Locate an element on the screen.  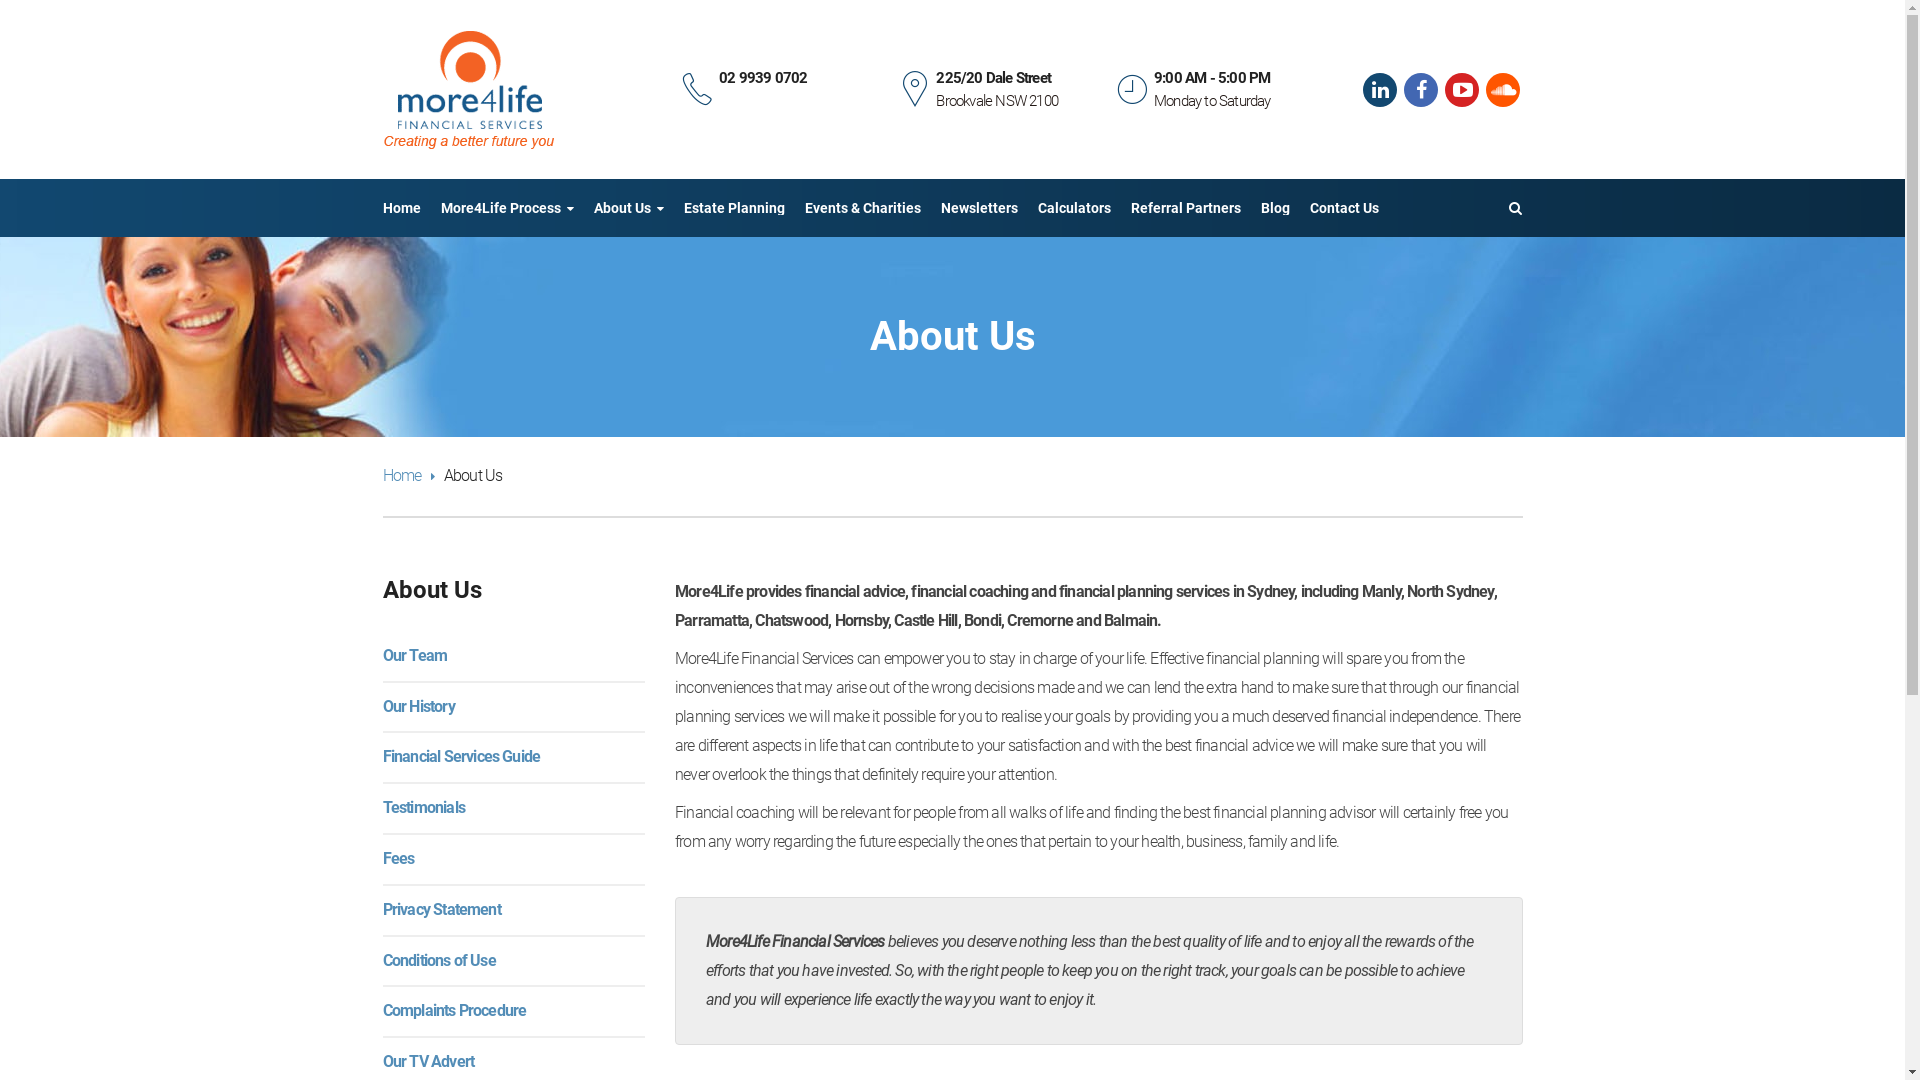
'Newsletters' is located at coordinates (978, 208).